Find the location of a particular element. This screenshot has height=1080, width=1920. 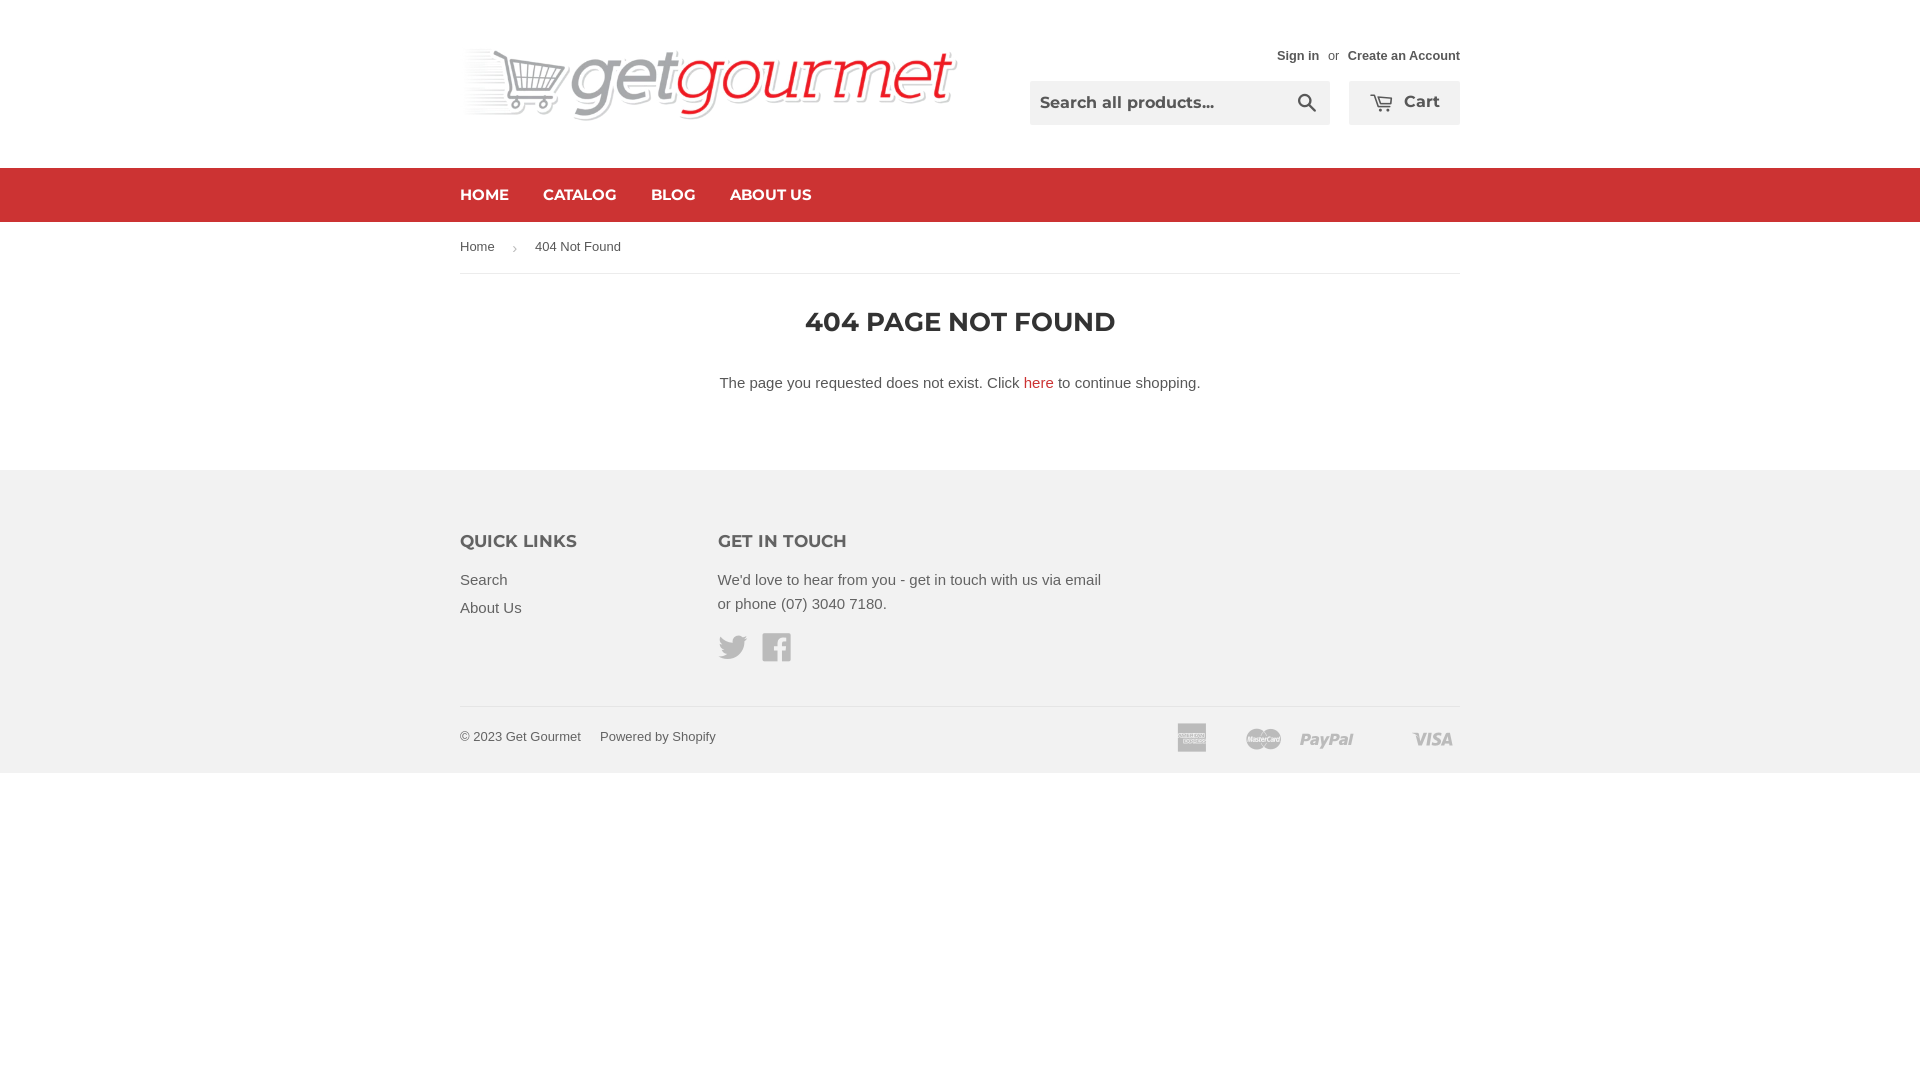

'Sign in' is located at coordinates (1298, 54).